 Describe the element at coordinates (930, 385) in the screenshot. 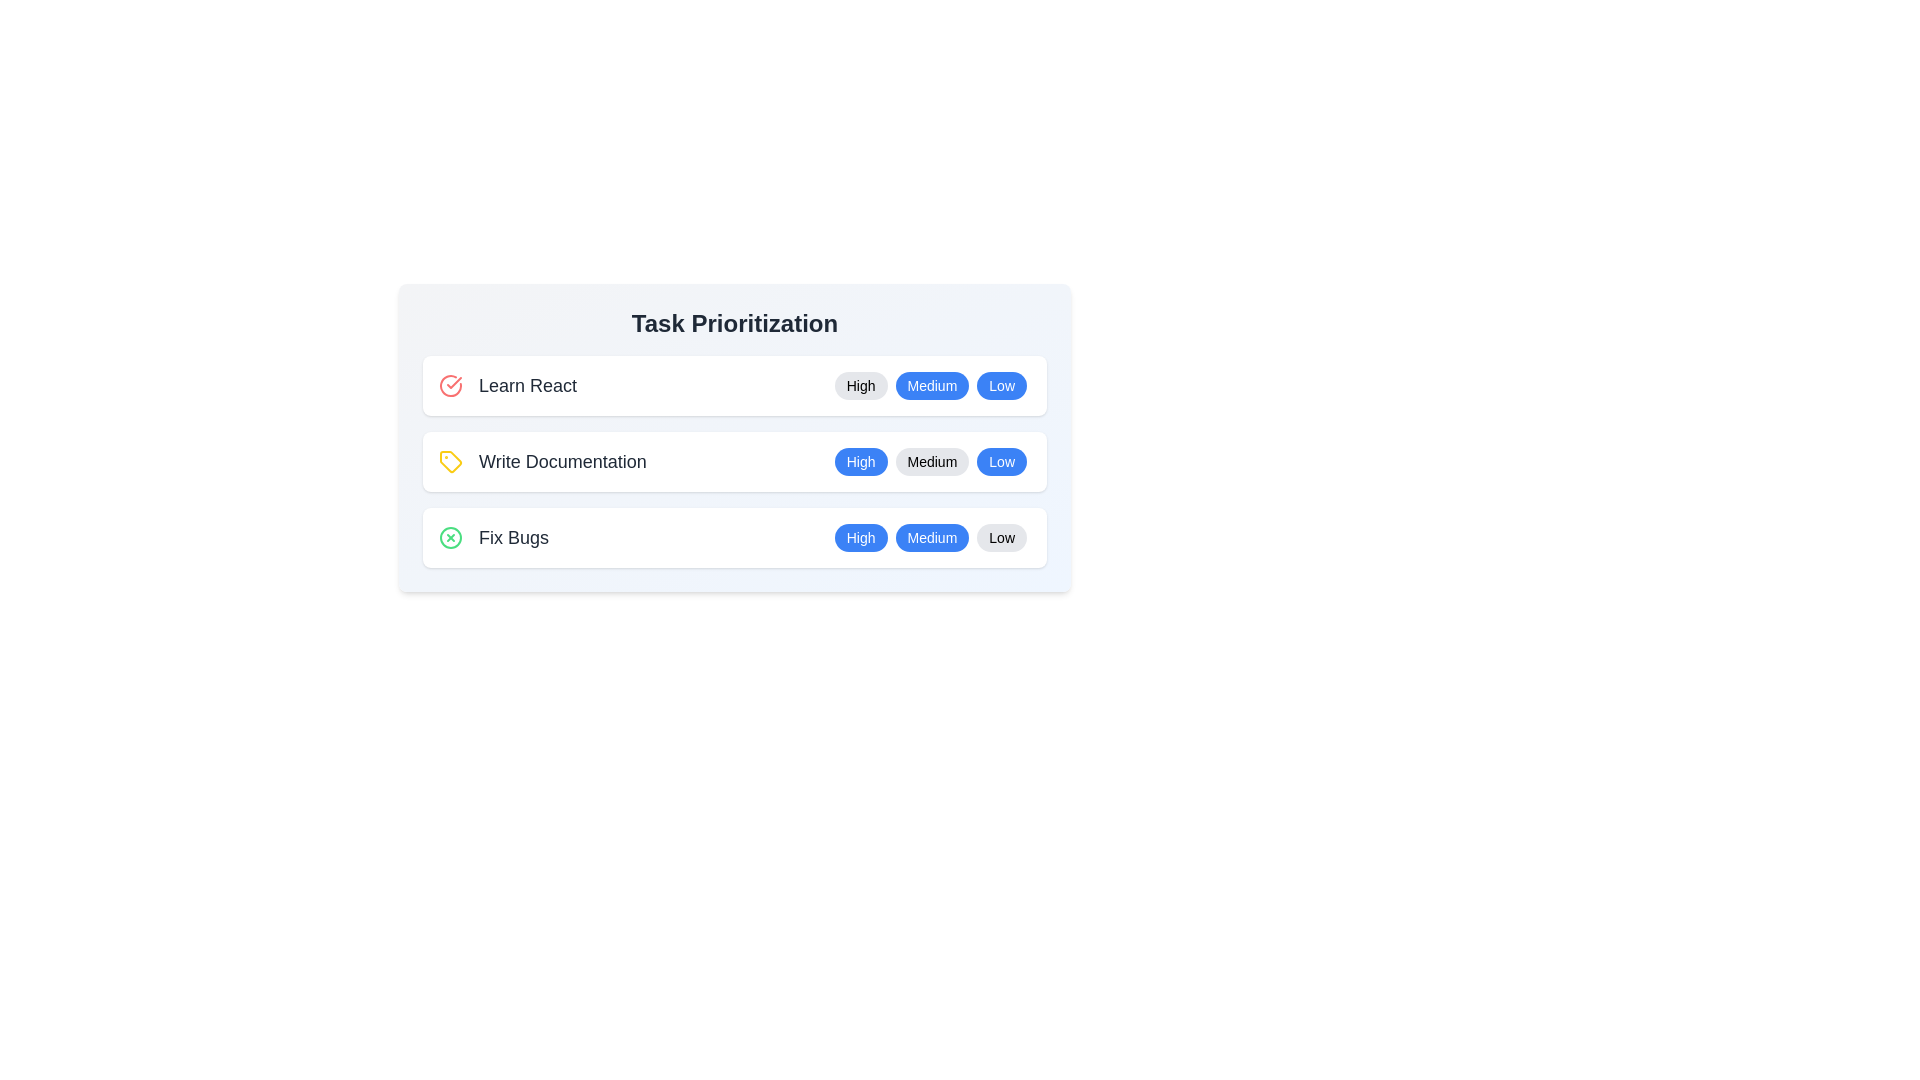

I see `the priority Medium for the task Learn React` at that location.